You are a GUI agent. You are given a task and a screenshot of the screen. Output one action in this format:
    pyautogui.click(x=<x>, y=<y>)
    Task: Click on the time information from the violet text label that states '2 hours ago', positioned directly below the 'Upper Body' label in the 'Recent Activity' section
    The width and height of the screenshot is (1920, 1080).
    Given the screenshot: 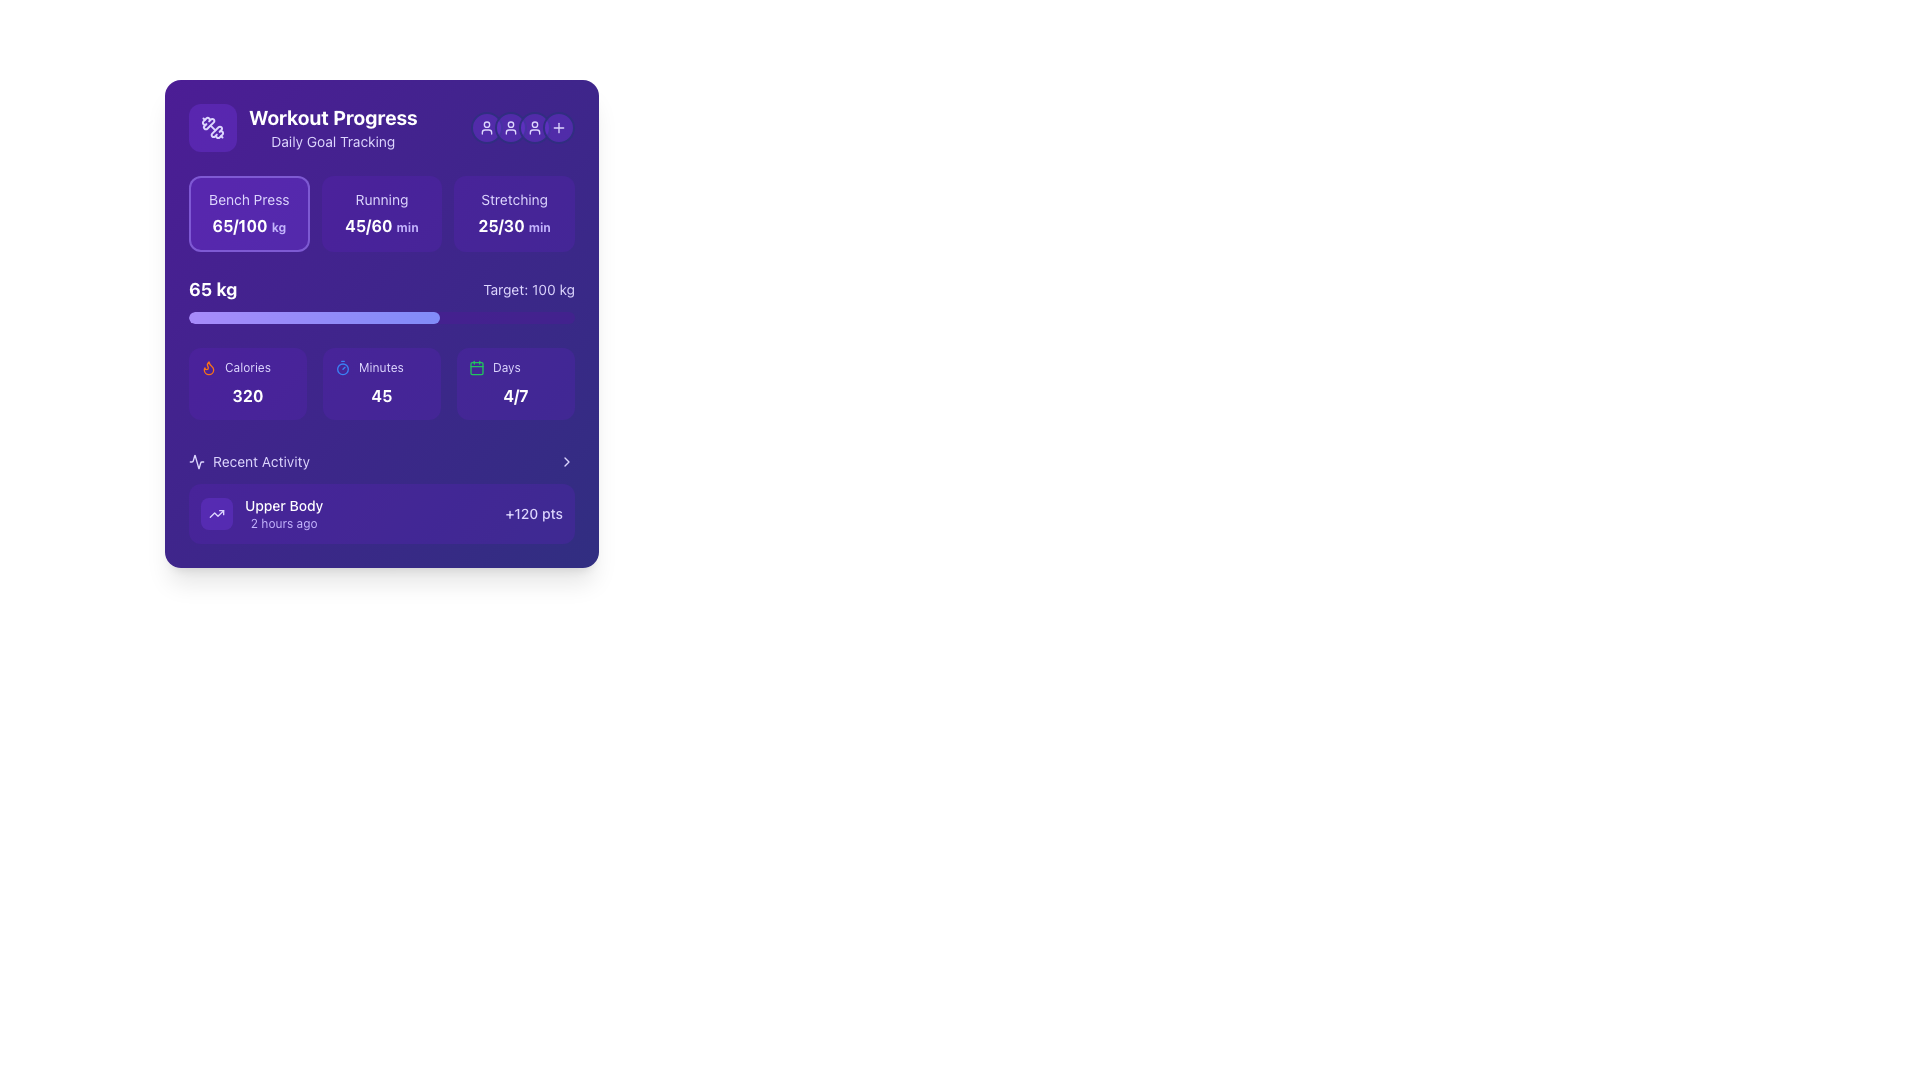 What is the action you would take?
    pyautogui.click(x=283, y=523)
    